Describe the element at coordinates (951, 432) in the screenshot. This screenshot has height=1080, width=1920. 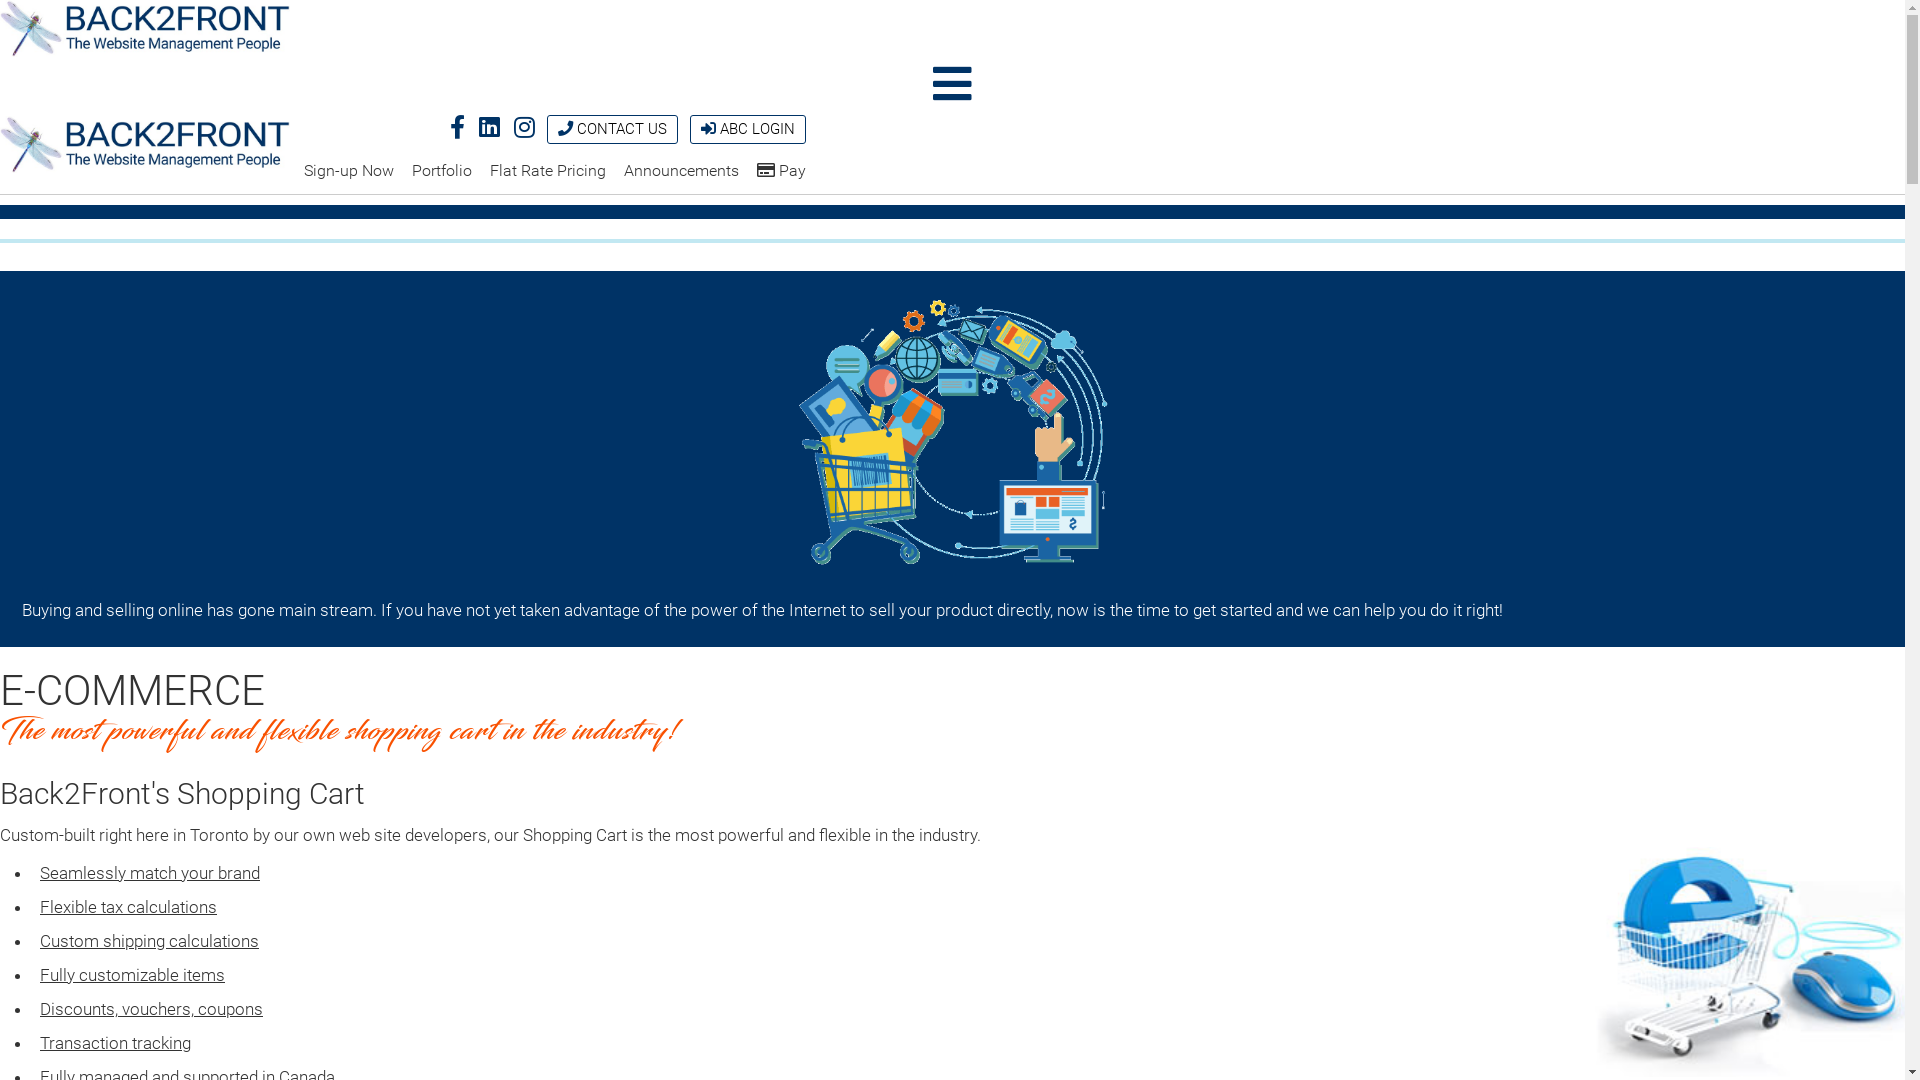
I see `'Ecommerce'` at that location.